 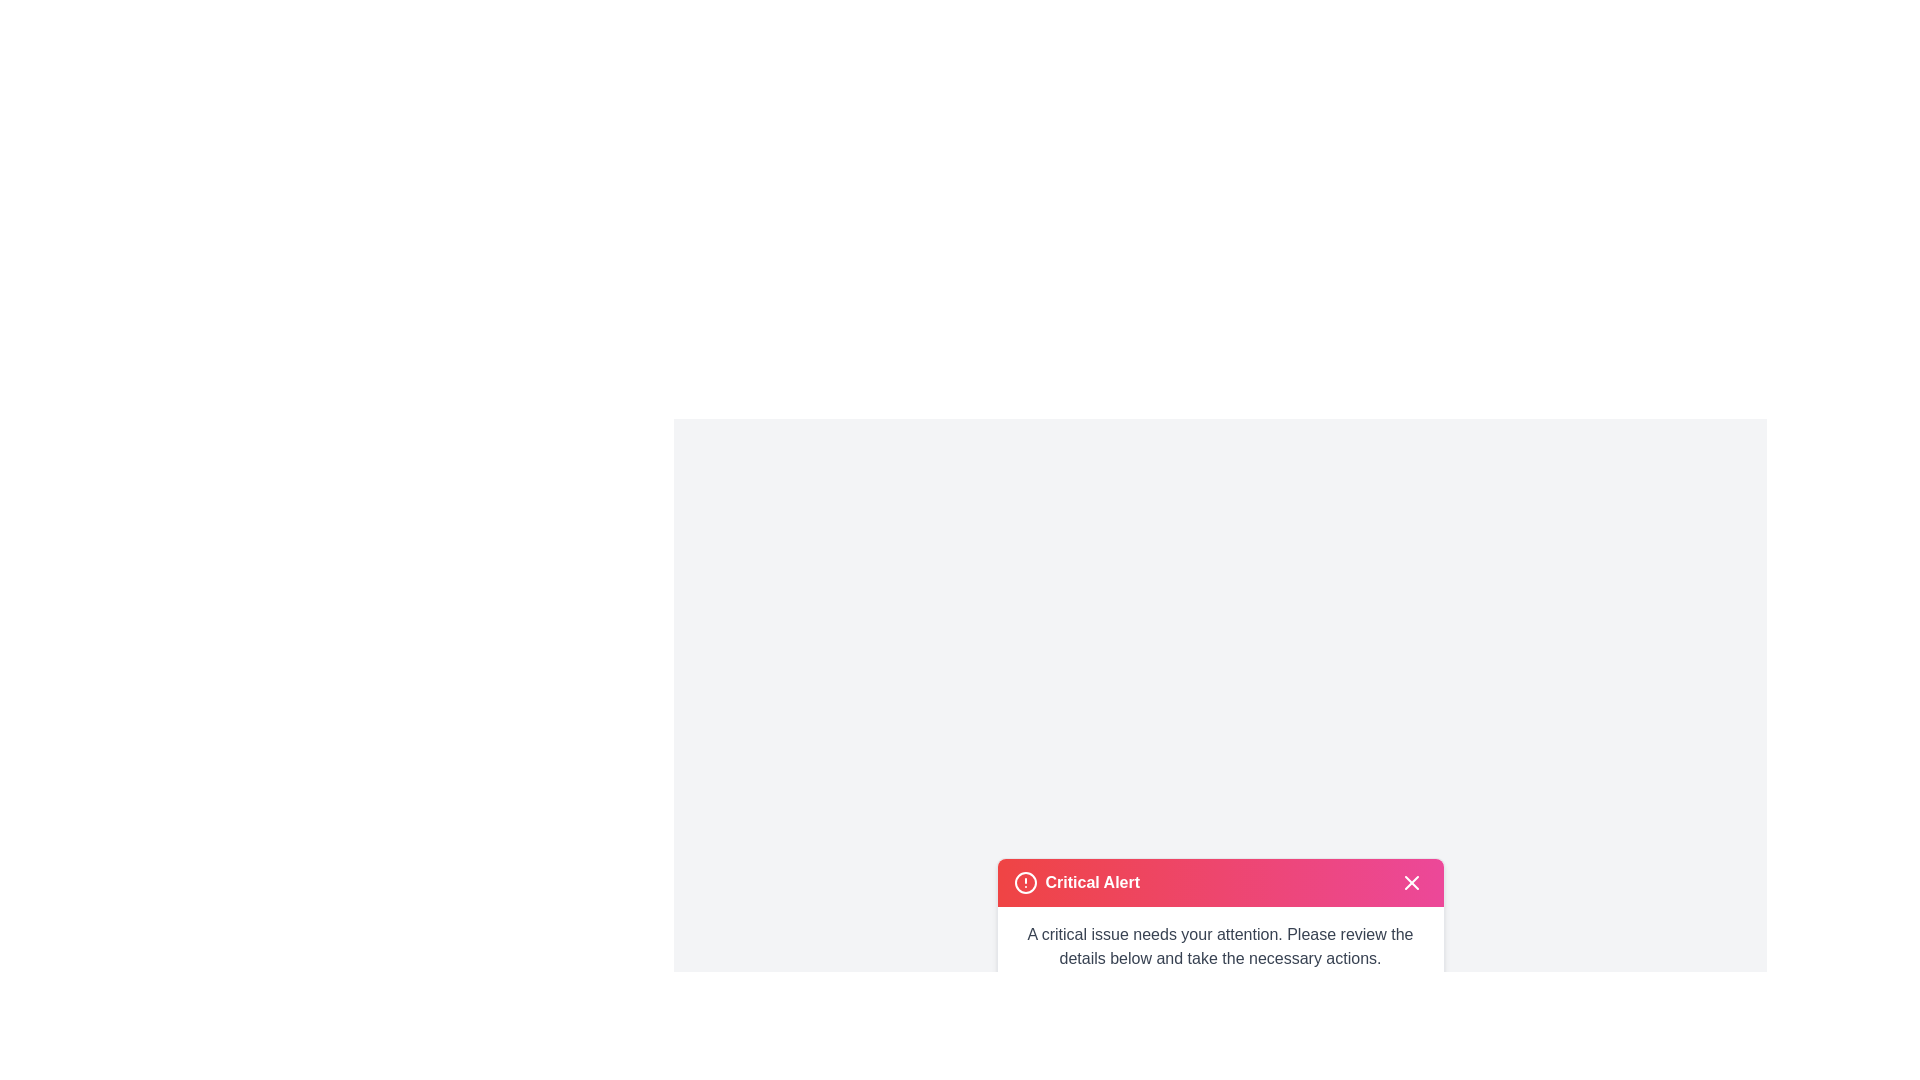 I want to click on the close button located at the top-right corner of the critical alert notification bar, so click(x=1410, y=881).